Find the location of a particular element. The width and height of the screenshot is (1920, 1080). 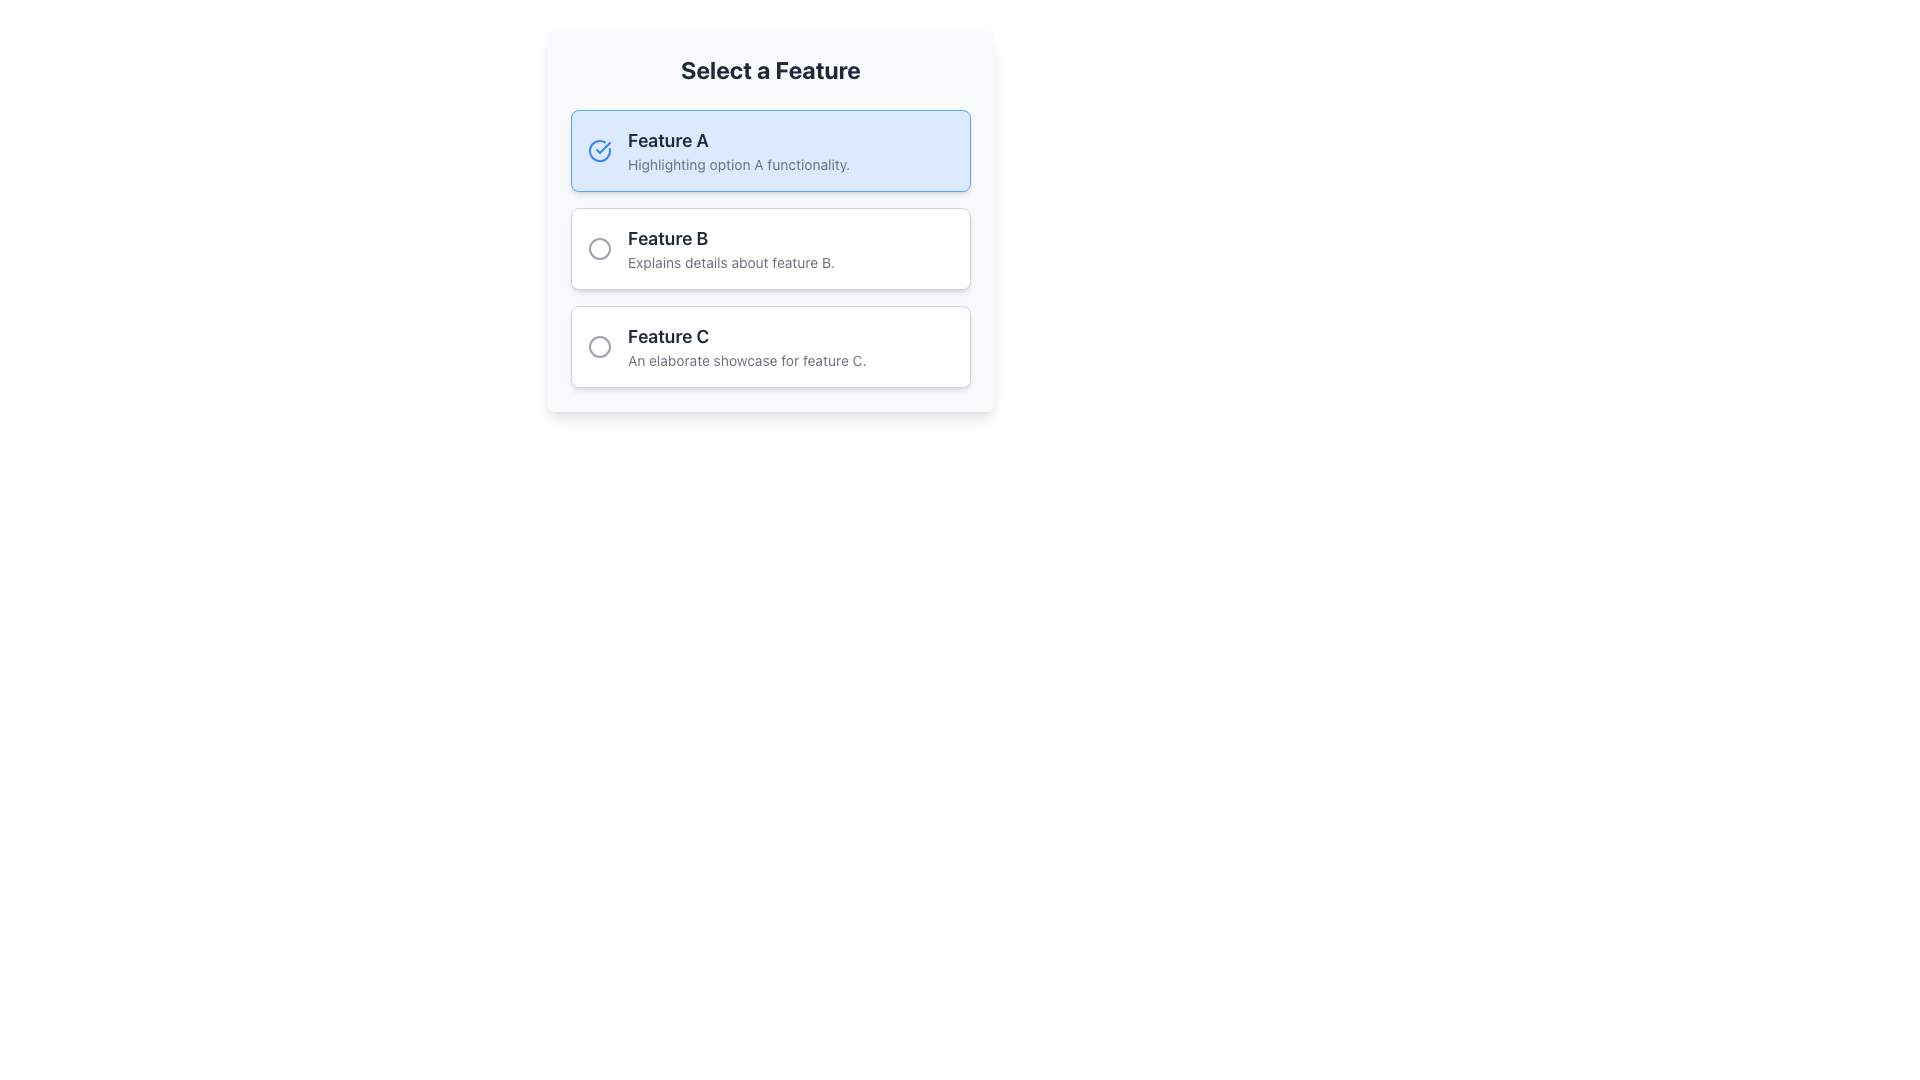

the List Group section containing the entries 'Feature A', 'Feature B', and 'Feature C' is located at coordinates (770, 248).